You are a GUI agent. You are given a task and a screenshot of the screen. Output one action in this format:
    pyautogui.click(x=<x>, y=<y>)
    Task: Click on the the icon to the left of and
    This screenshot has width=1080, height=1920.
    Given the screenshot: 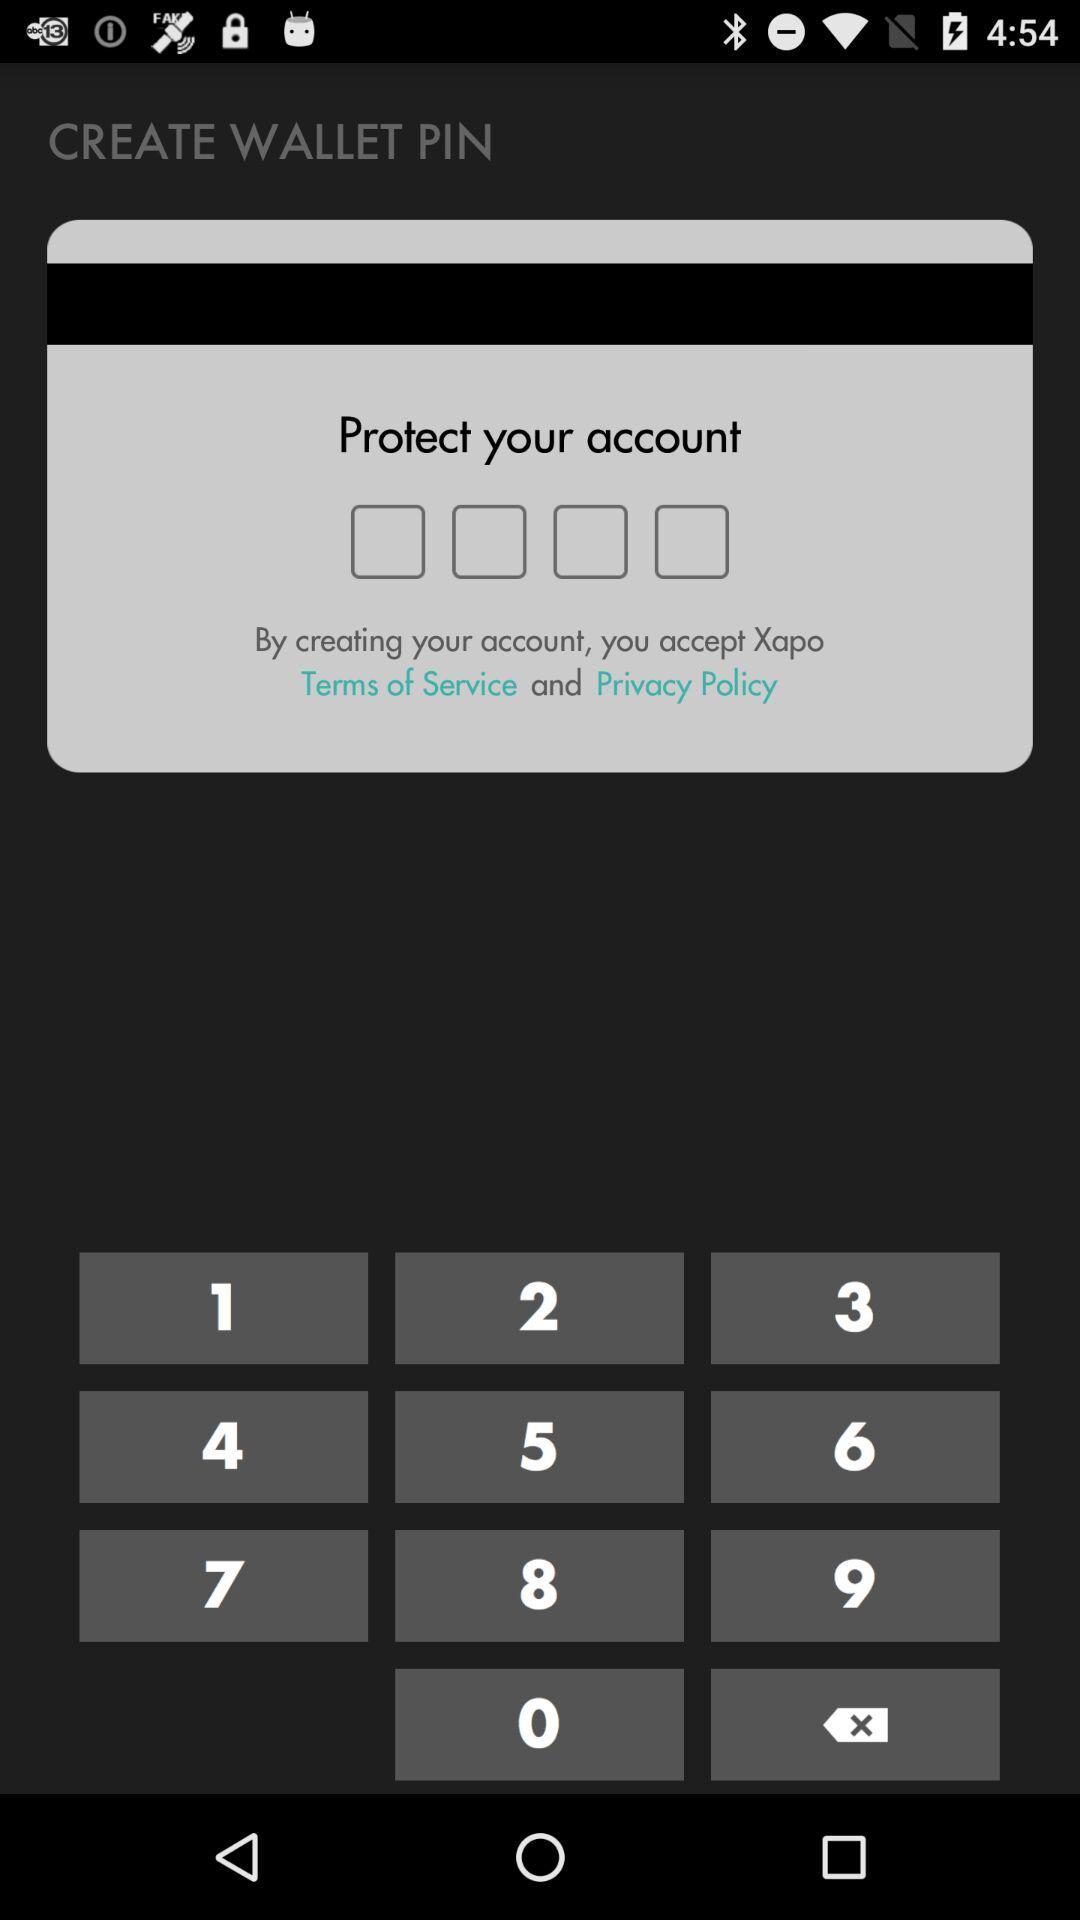 What is the action you would take?
    pyautogui.click(x=408, y=683)
    